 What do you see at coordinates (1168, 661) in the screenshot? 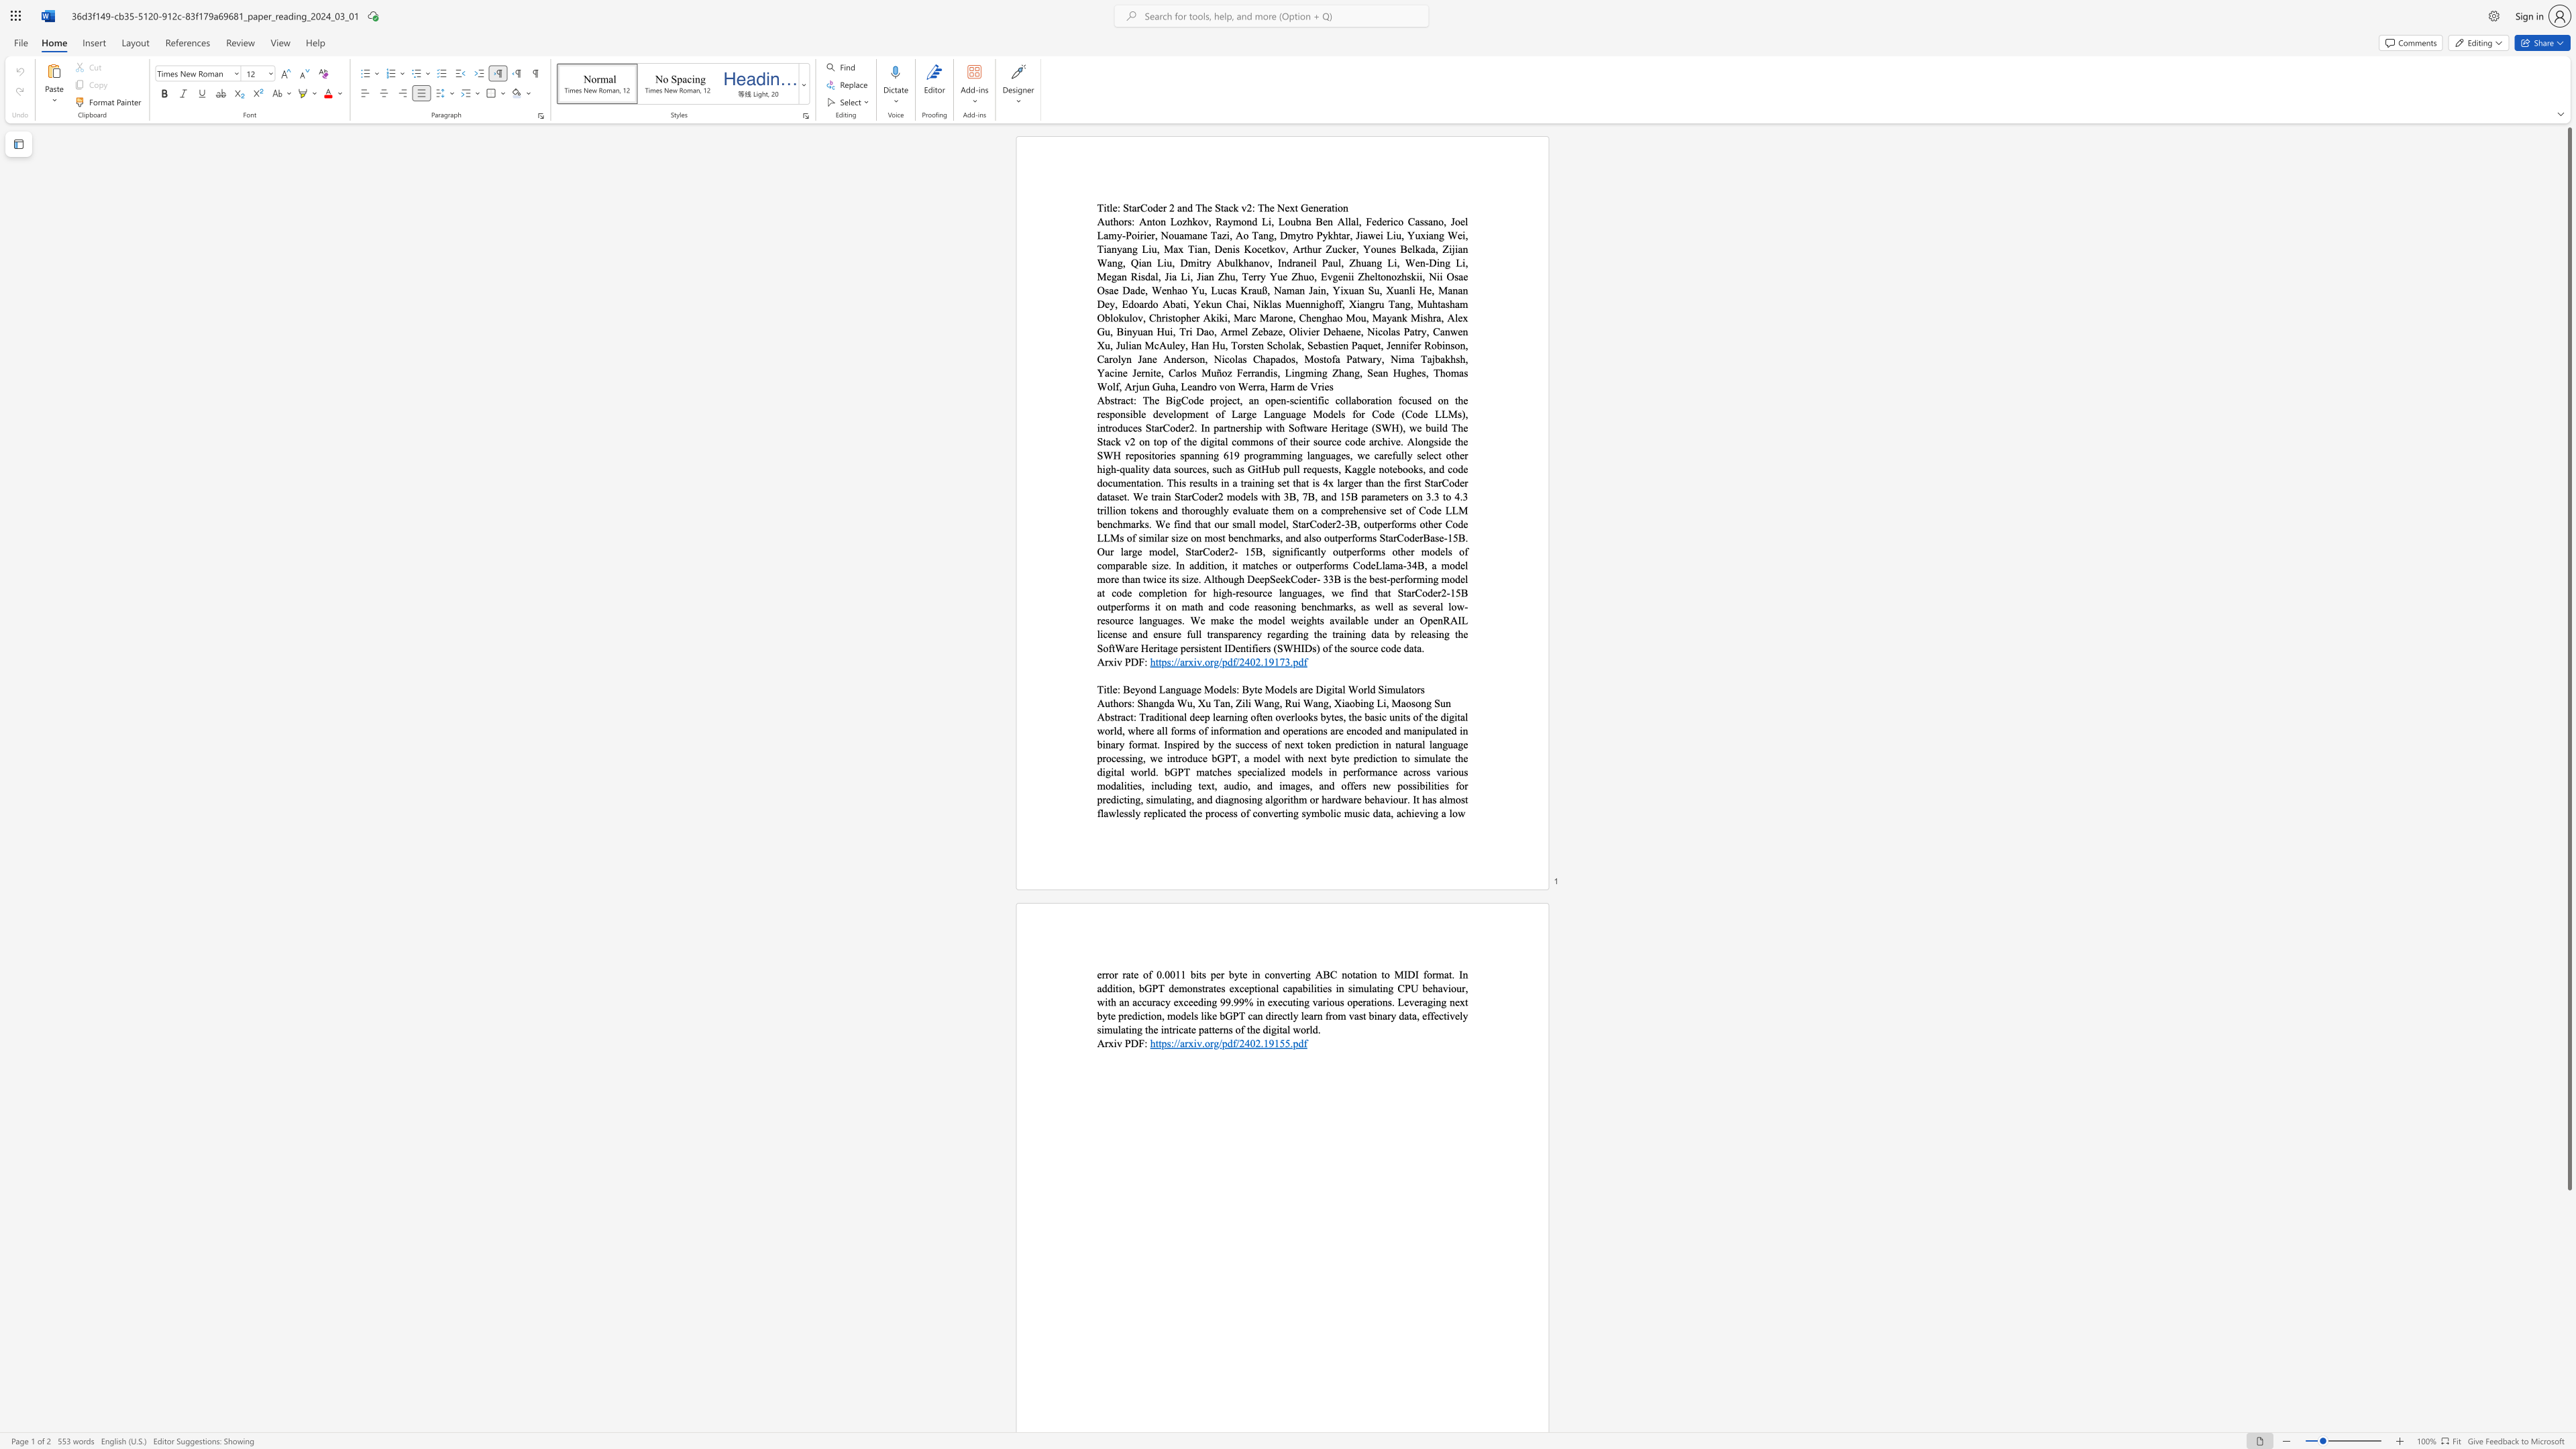
I see `the 1th character "s" in the text` at bounding box center [1168, 661].